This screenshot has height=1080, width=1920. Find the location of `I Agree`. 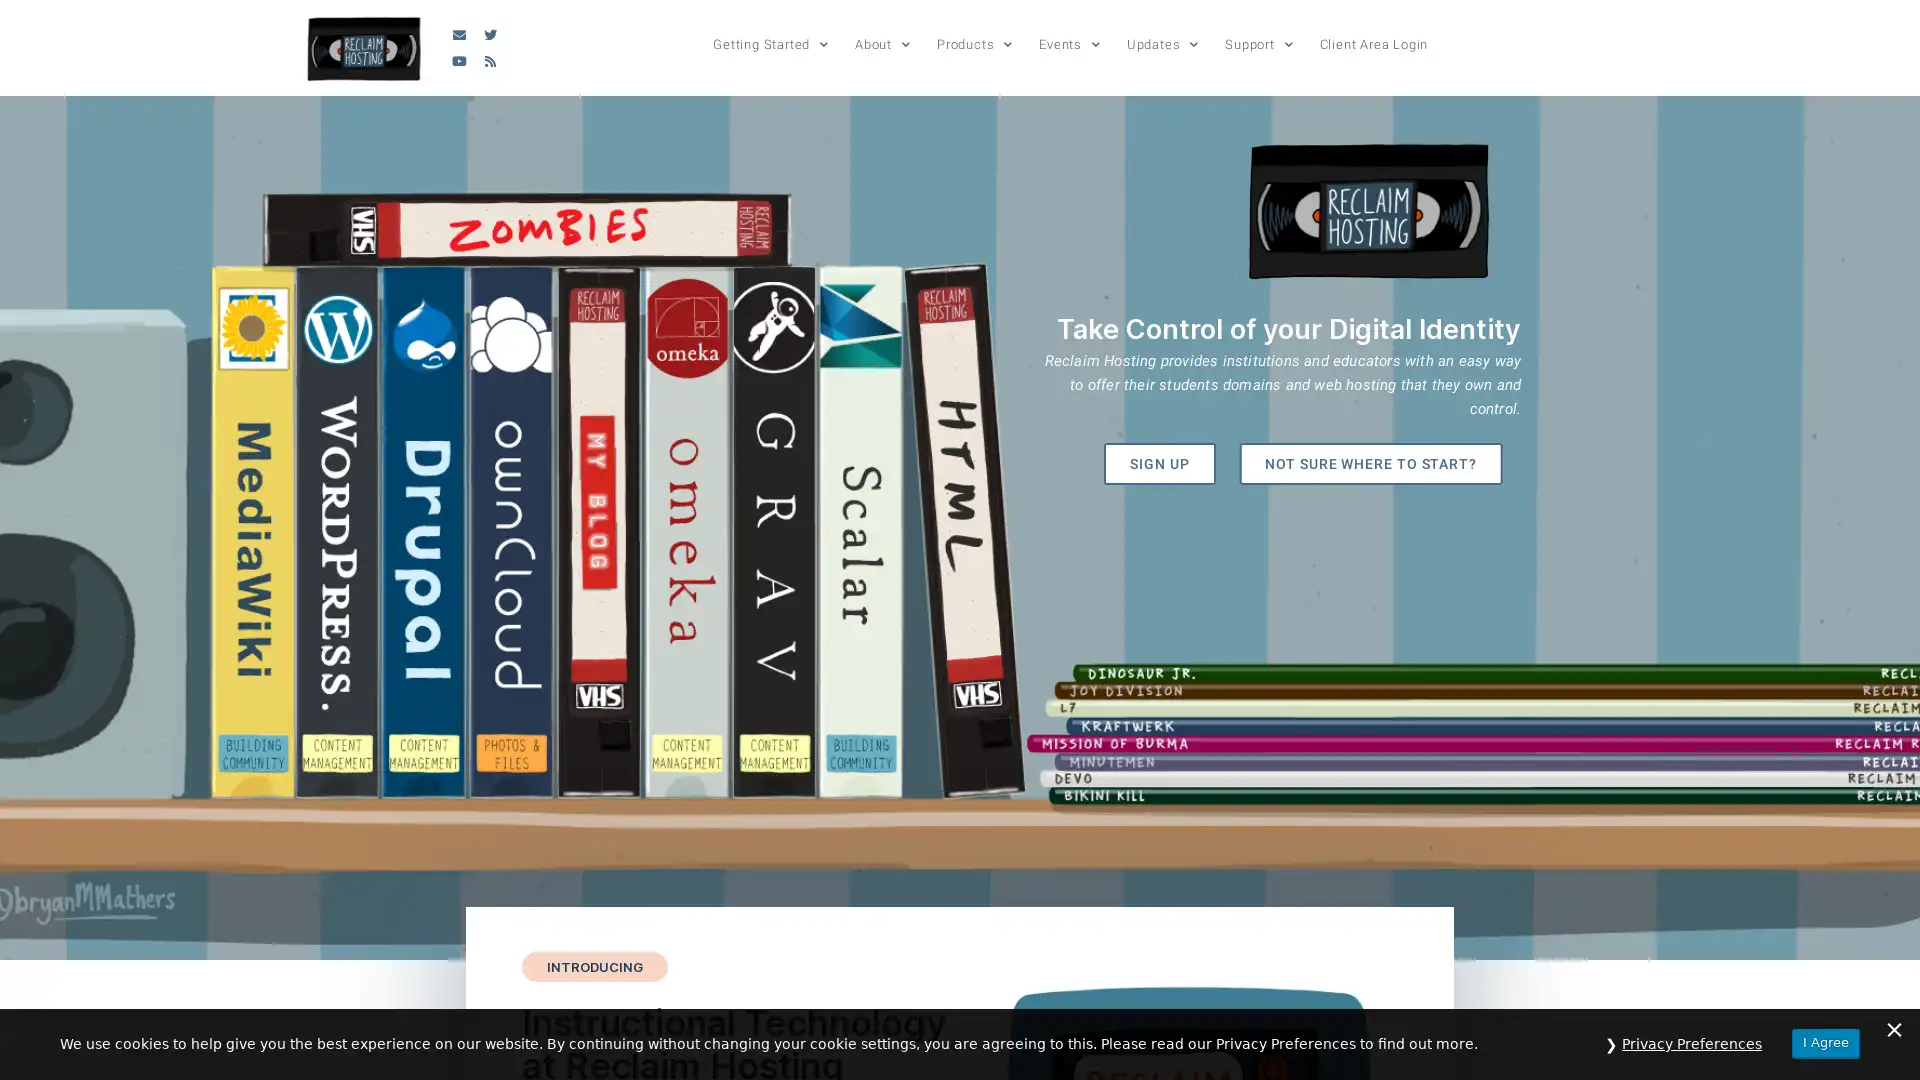

I Agree is located at coordinates (1825, 1042).